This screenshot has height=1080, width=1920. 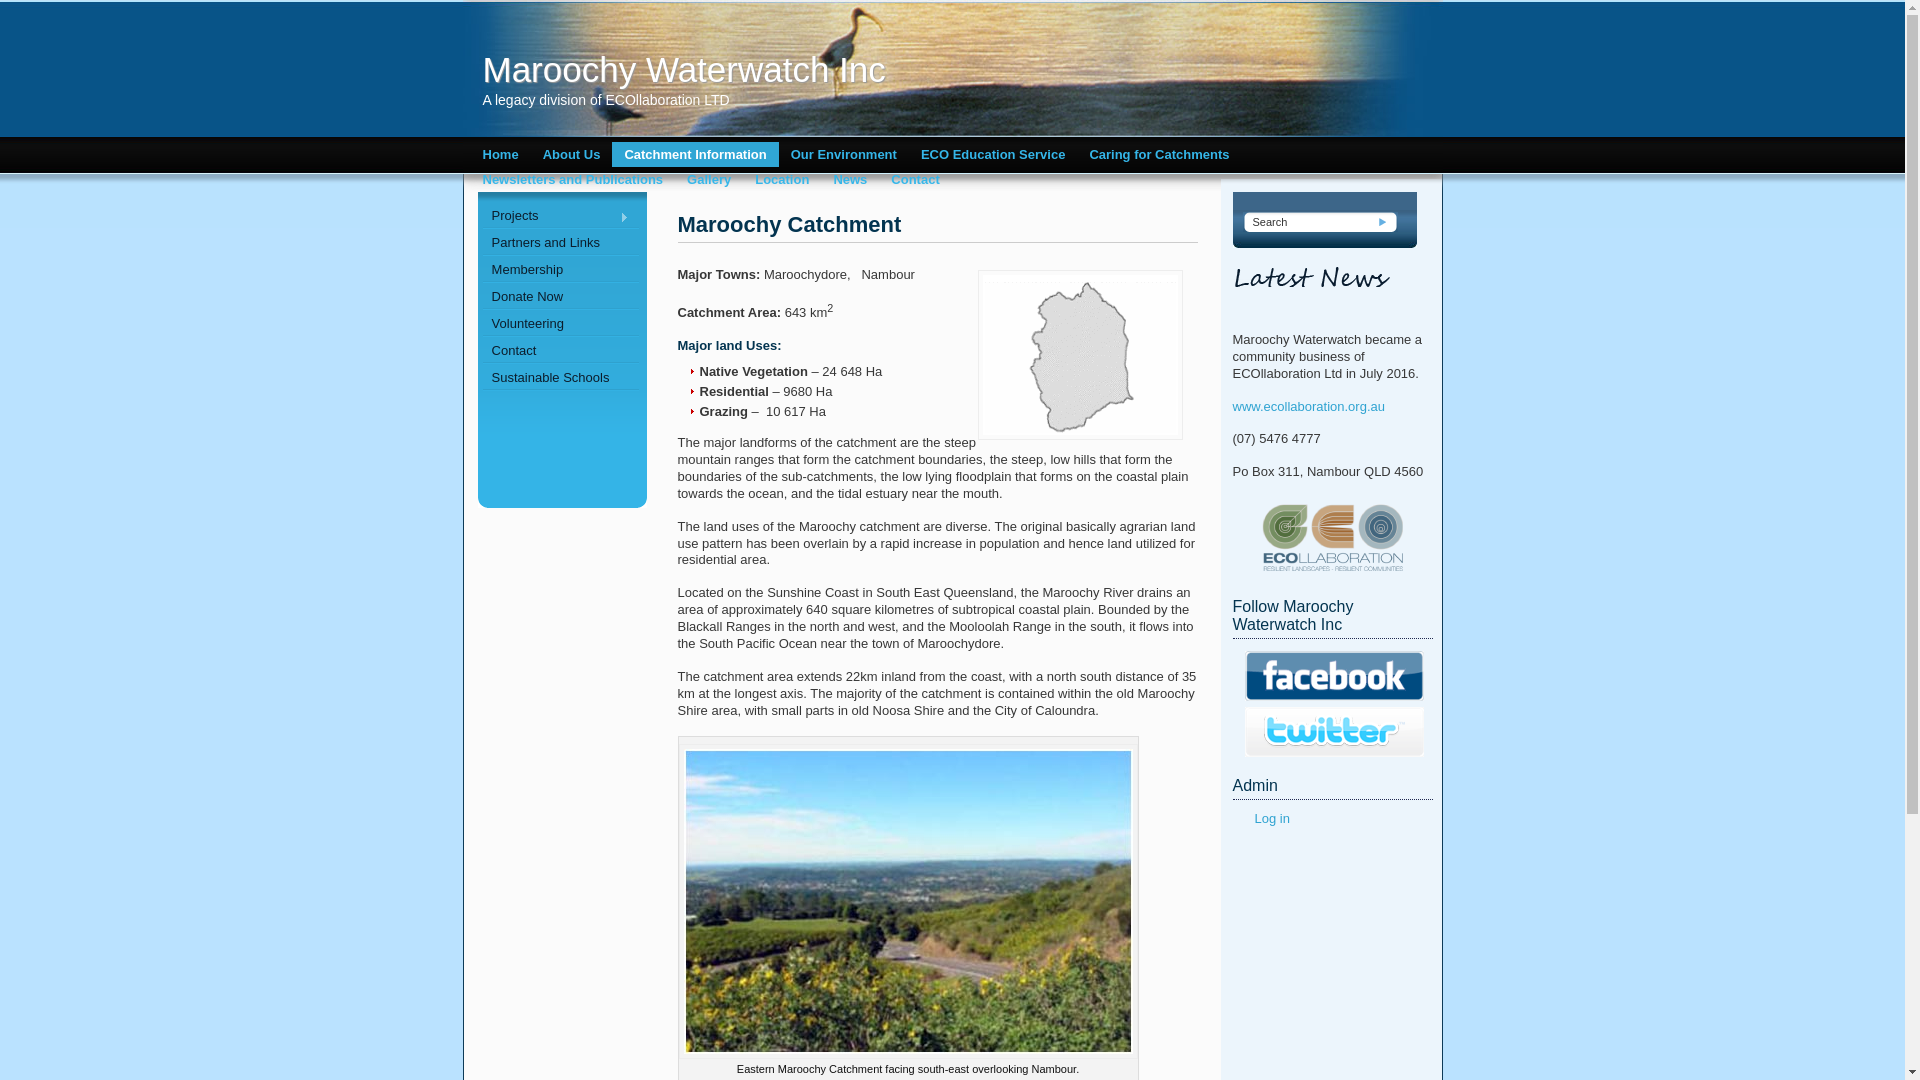 What do you see at coordinates (1383, 222) in the screenshot?
I see `'Search'` at bounding box center [1383, 222].